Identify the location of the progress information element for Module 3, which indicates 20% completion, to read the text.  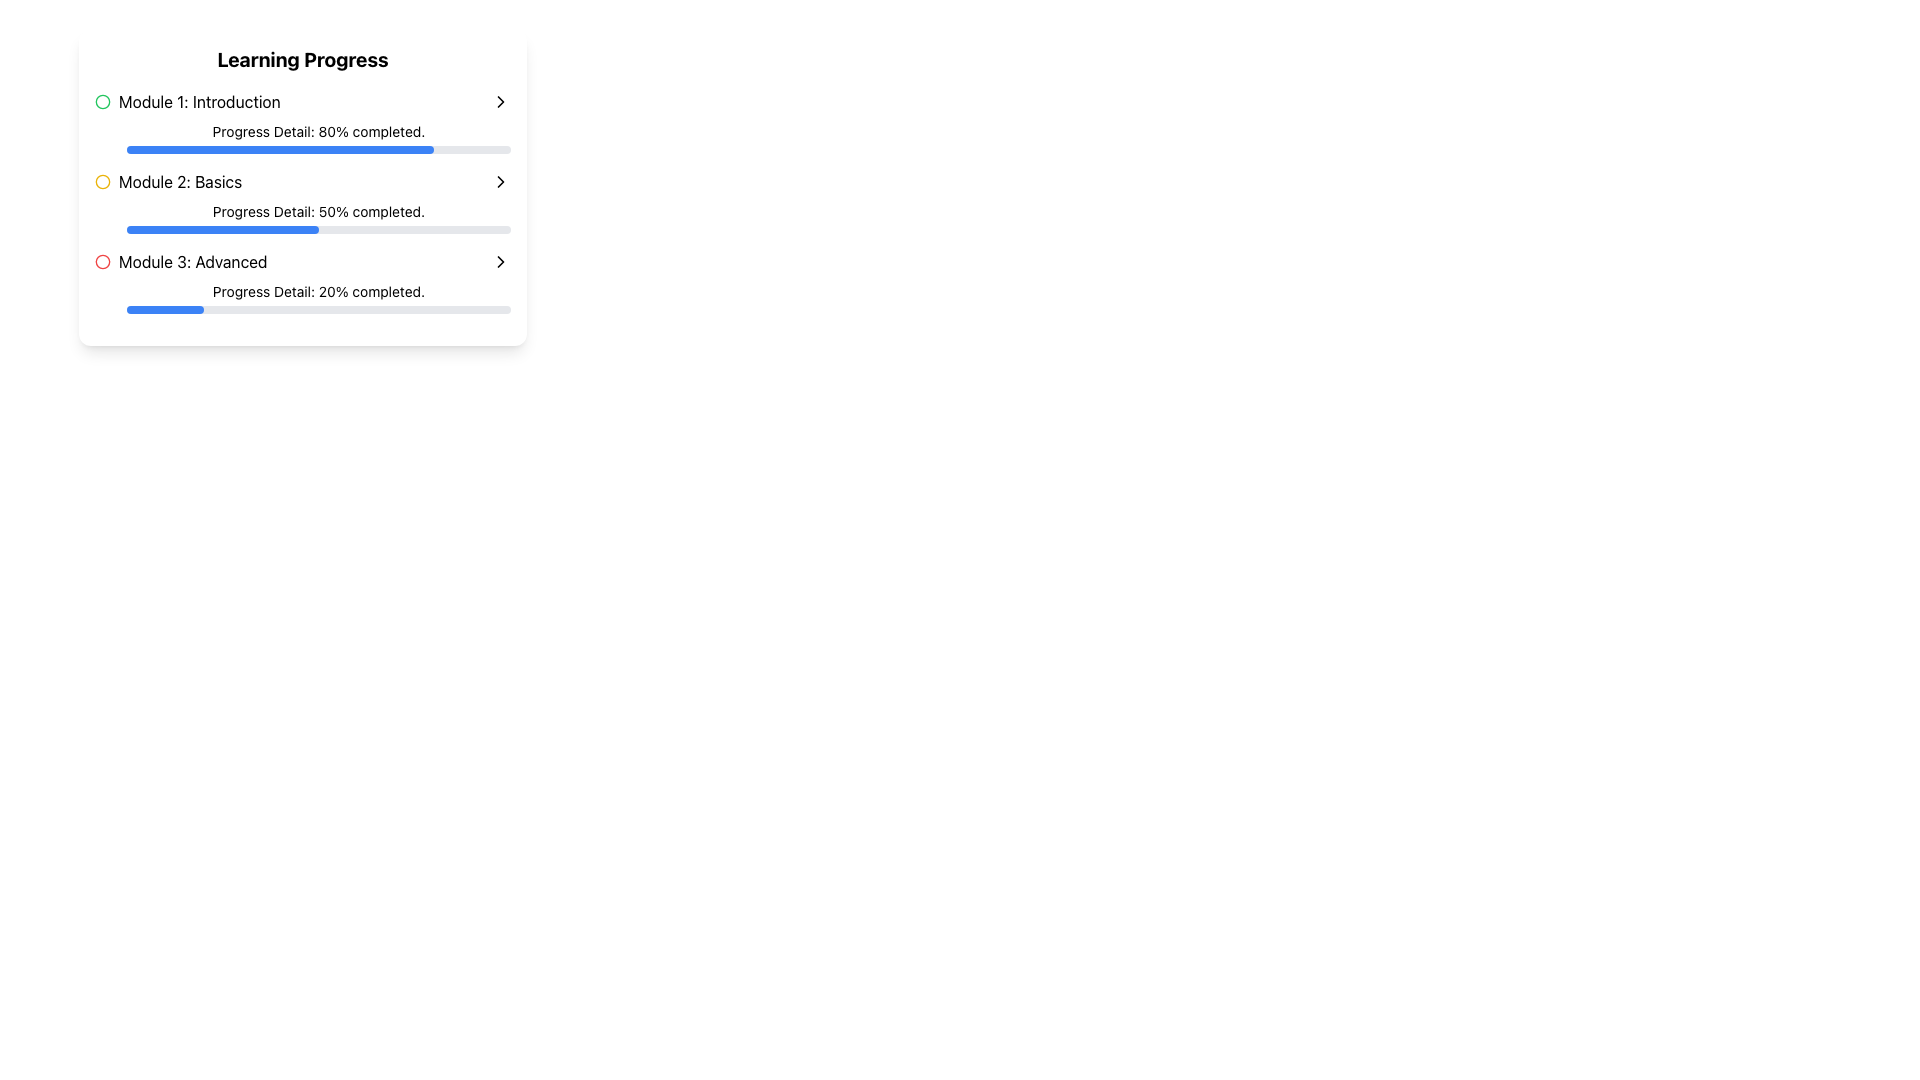
(301, 297).